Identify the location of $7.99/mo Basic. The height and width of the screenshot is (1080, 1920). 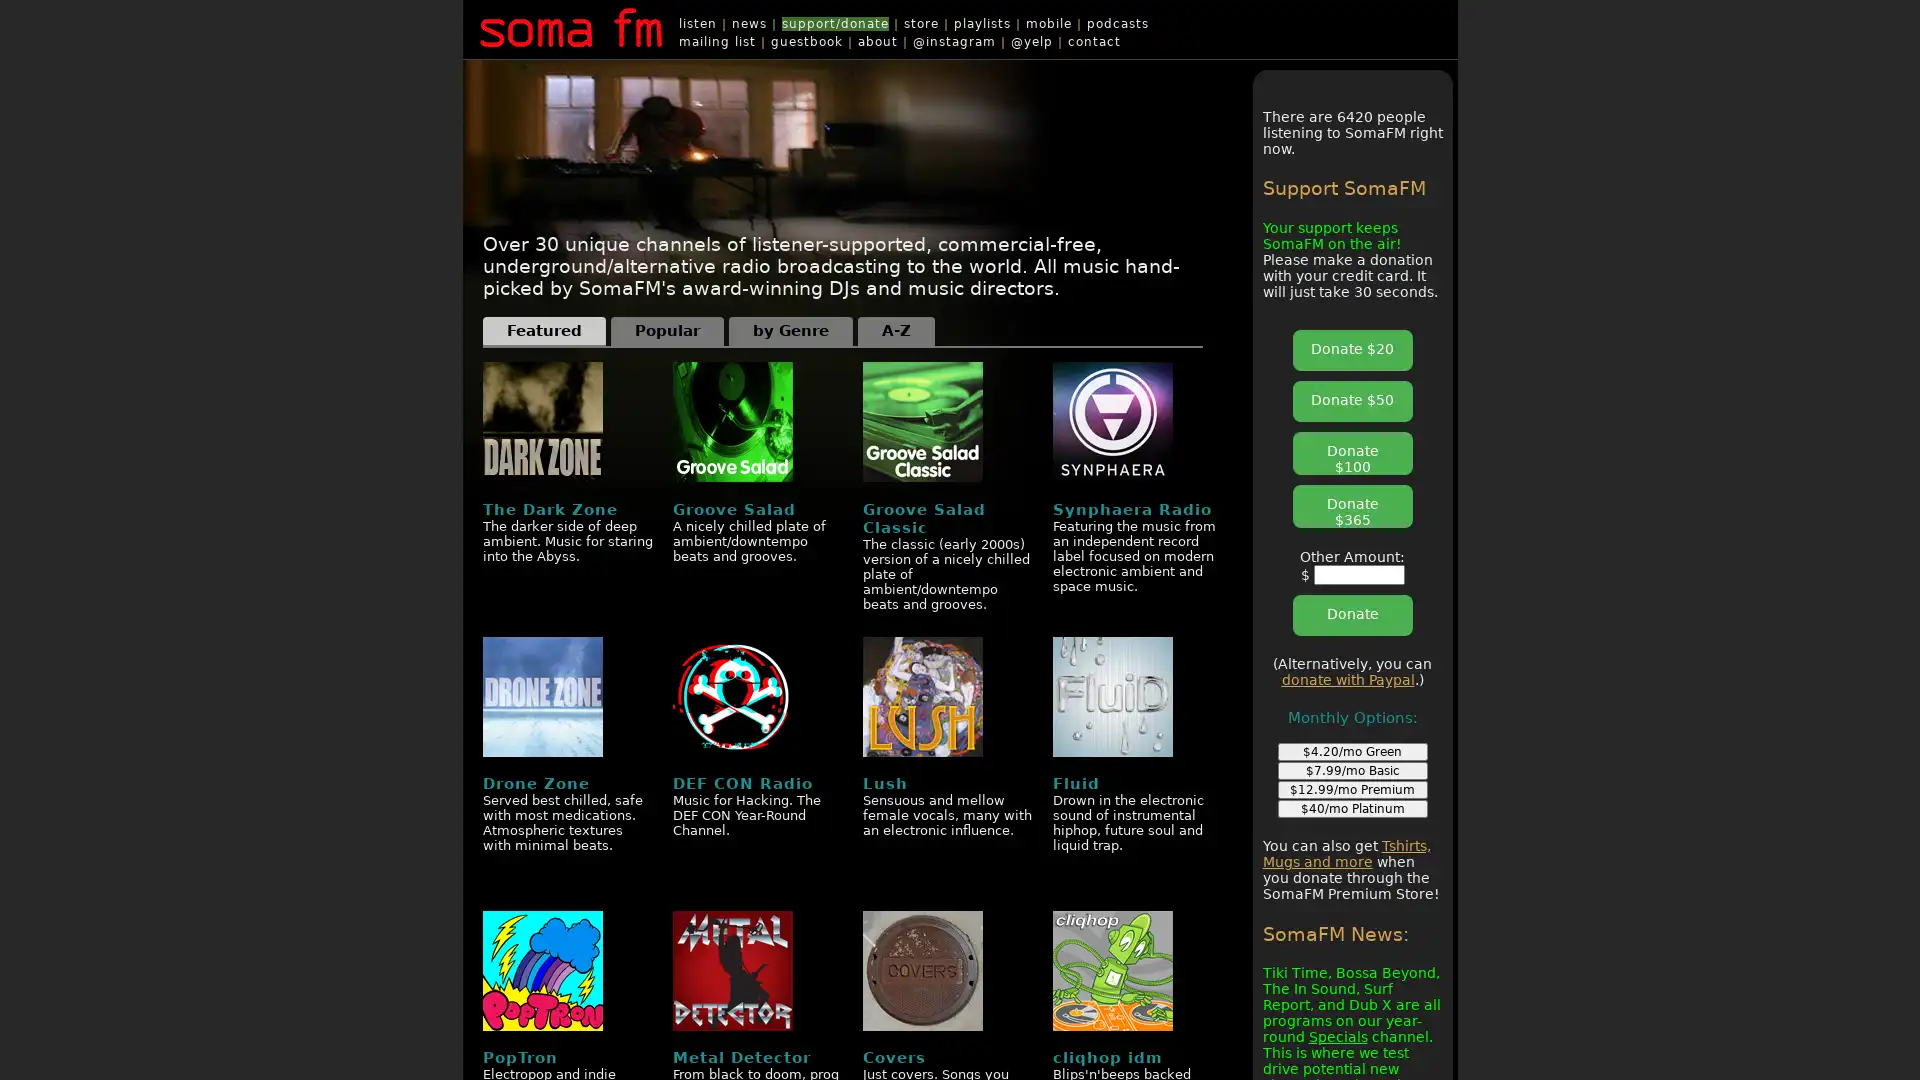
(1352, 769).